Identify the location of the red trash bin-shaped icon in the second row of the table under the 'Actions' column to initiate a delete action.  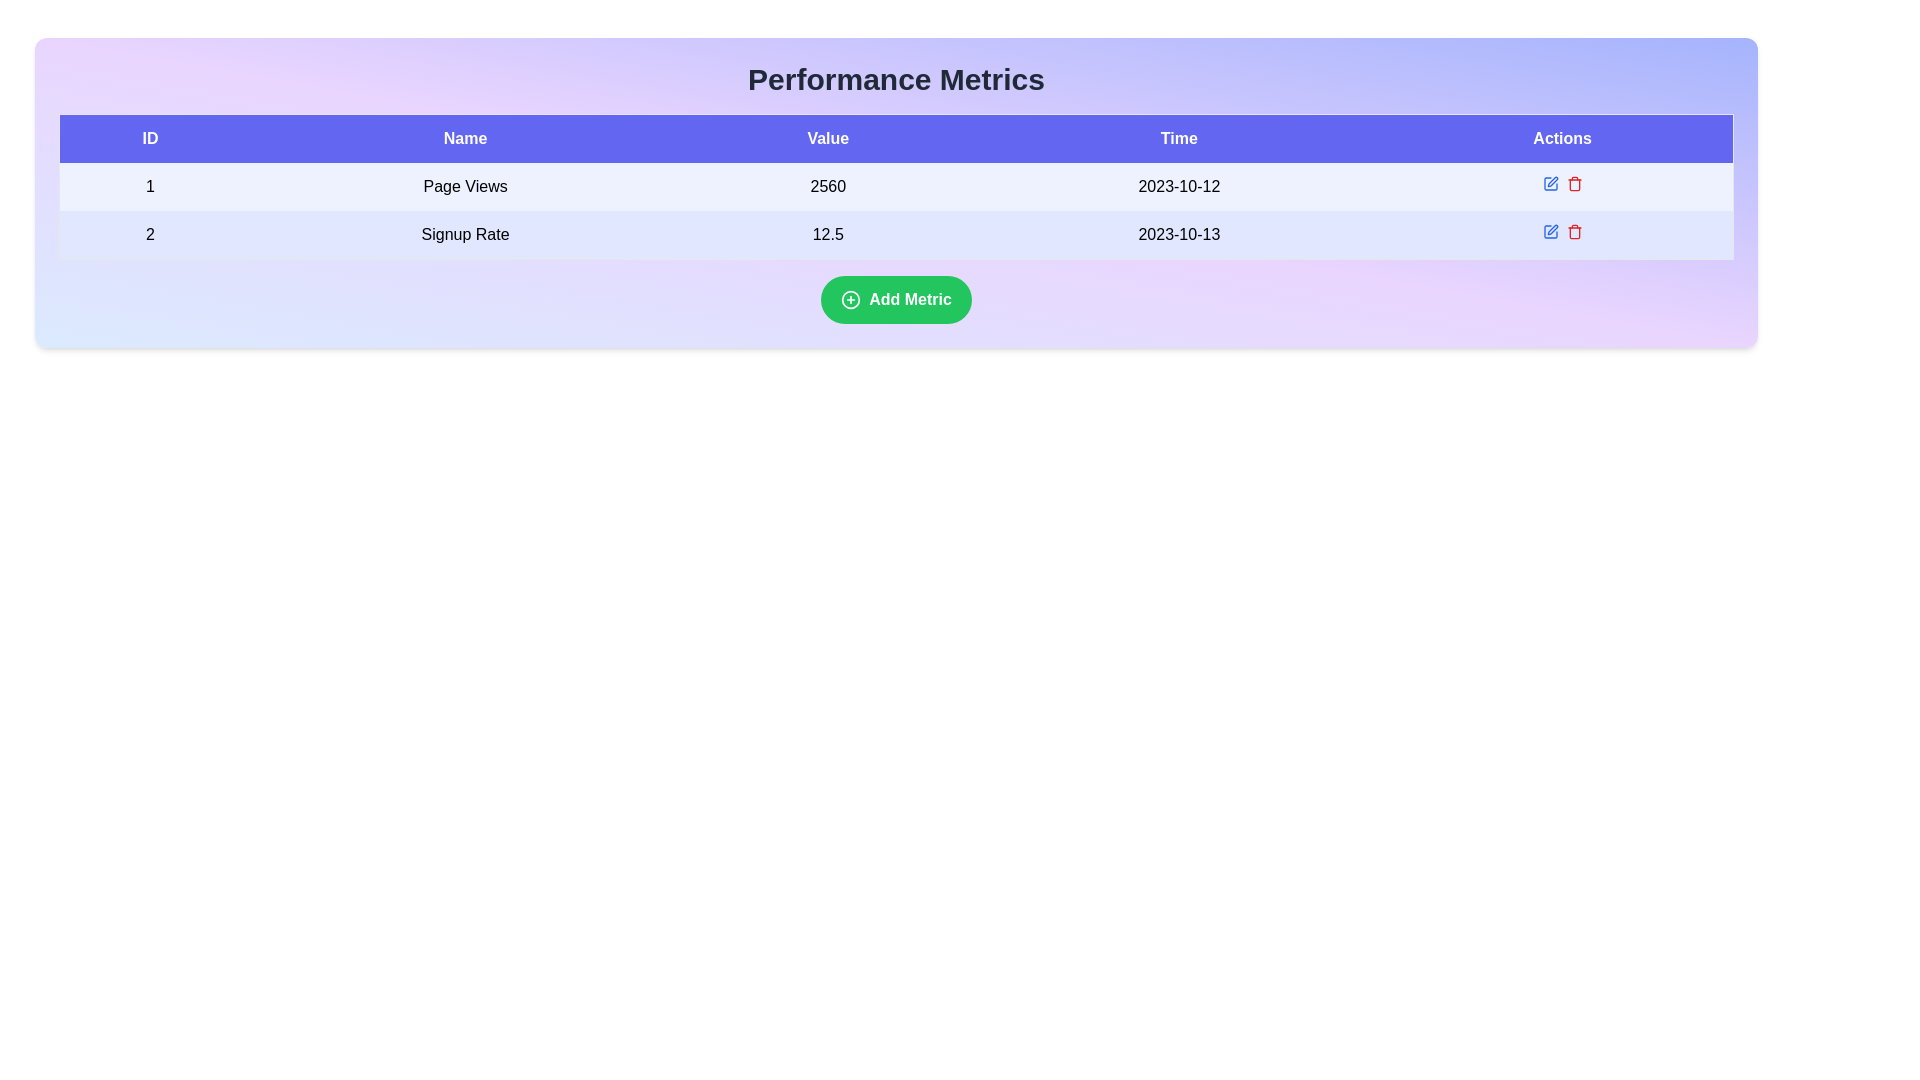
(1573, 184).